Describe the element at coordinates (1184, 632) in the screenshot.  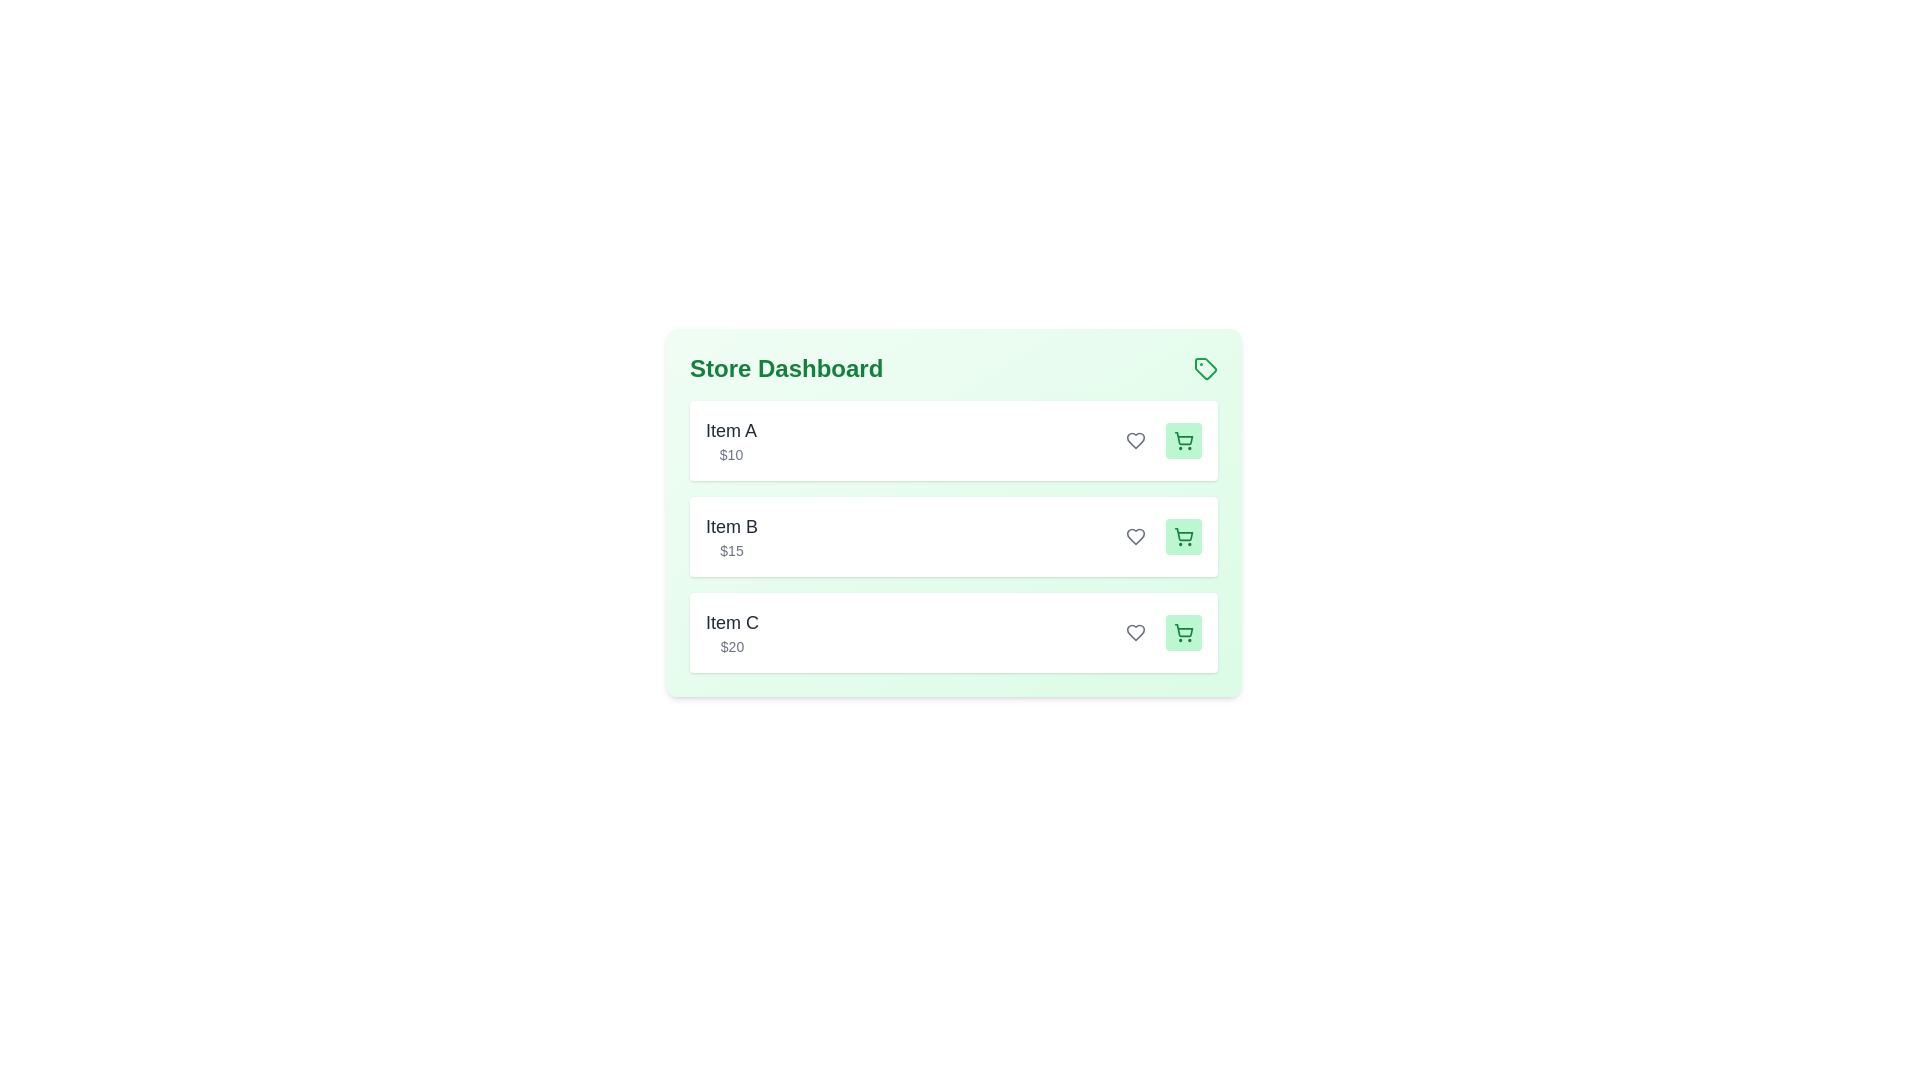
I see `the add-to-cart icon in the 'Item C' section` at that location.